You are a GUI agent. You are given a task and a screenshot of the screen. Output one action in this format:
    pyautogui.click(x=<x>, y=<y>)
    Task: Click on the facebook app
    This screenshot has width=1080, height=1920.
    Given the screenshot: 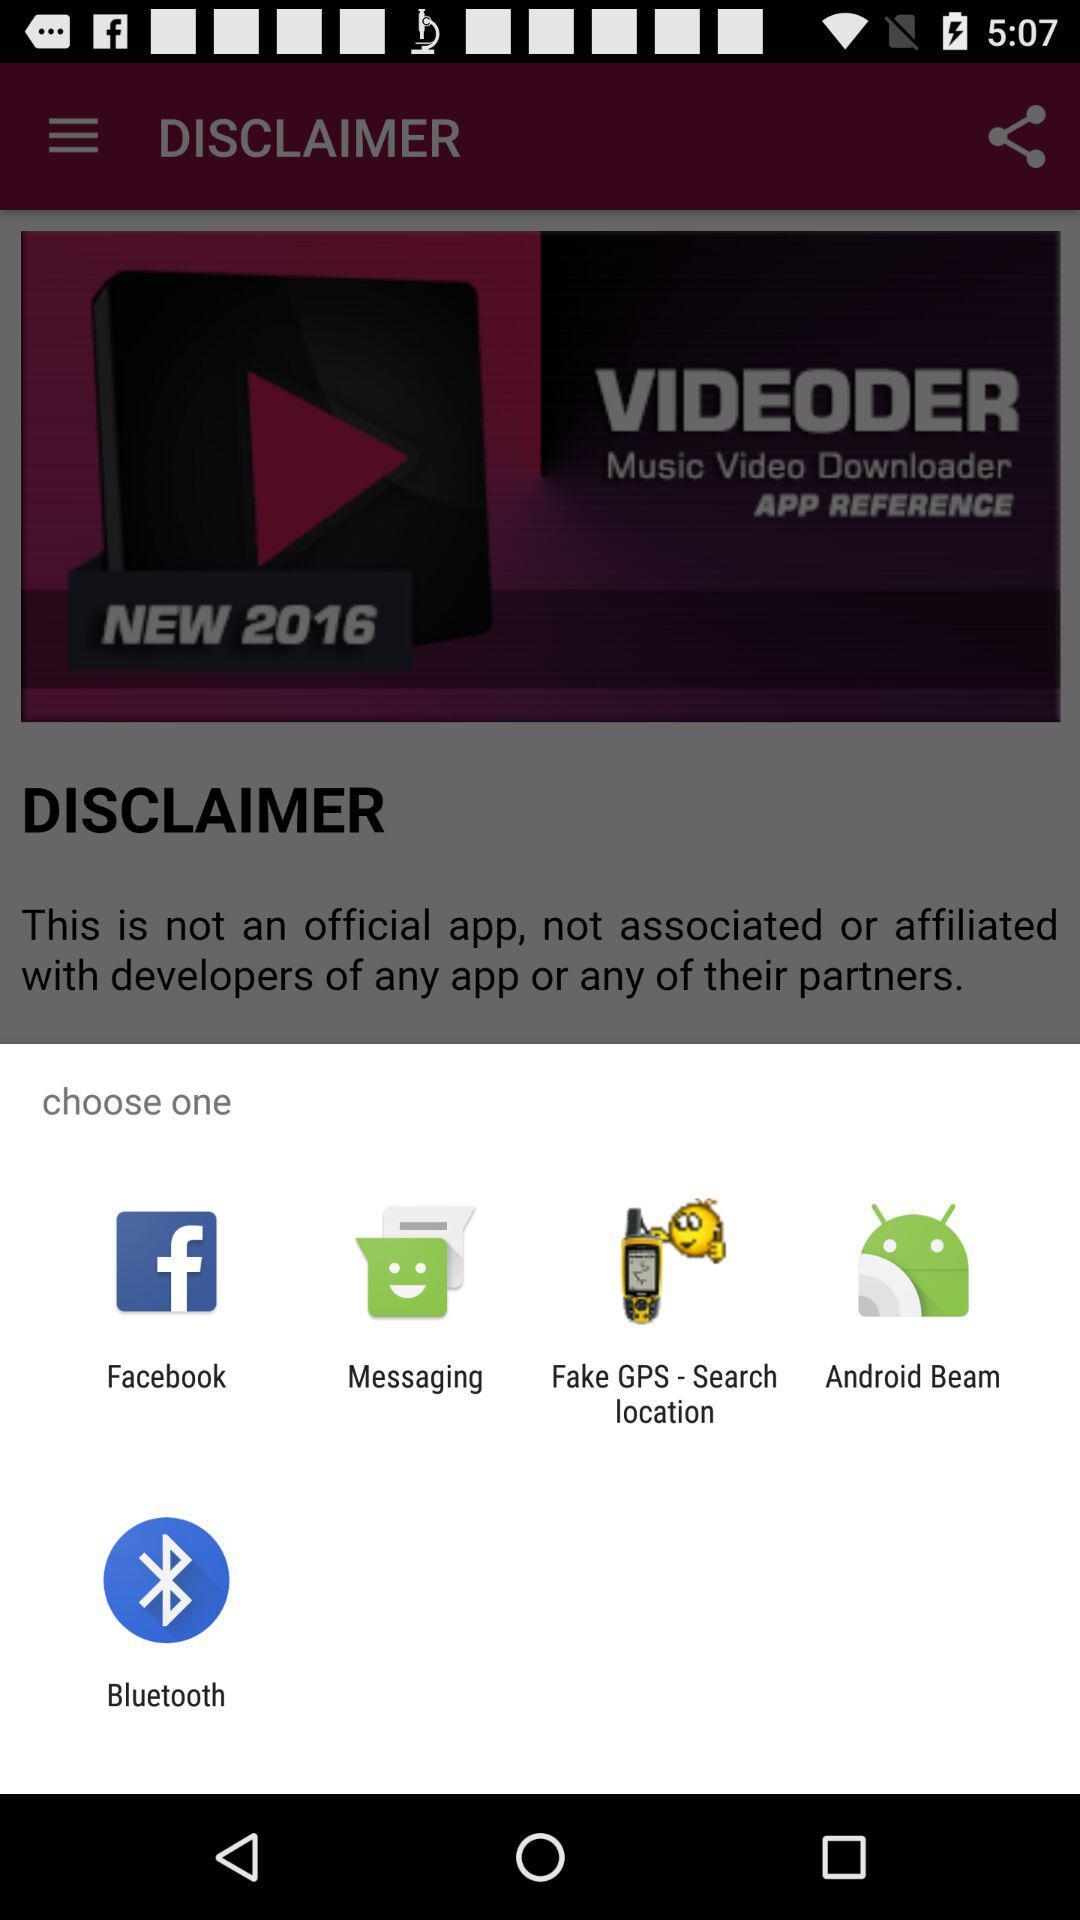 What is the action you would take?
    pyautogui.click(x=165, y=1392)
    